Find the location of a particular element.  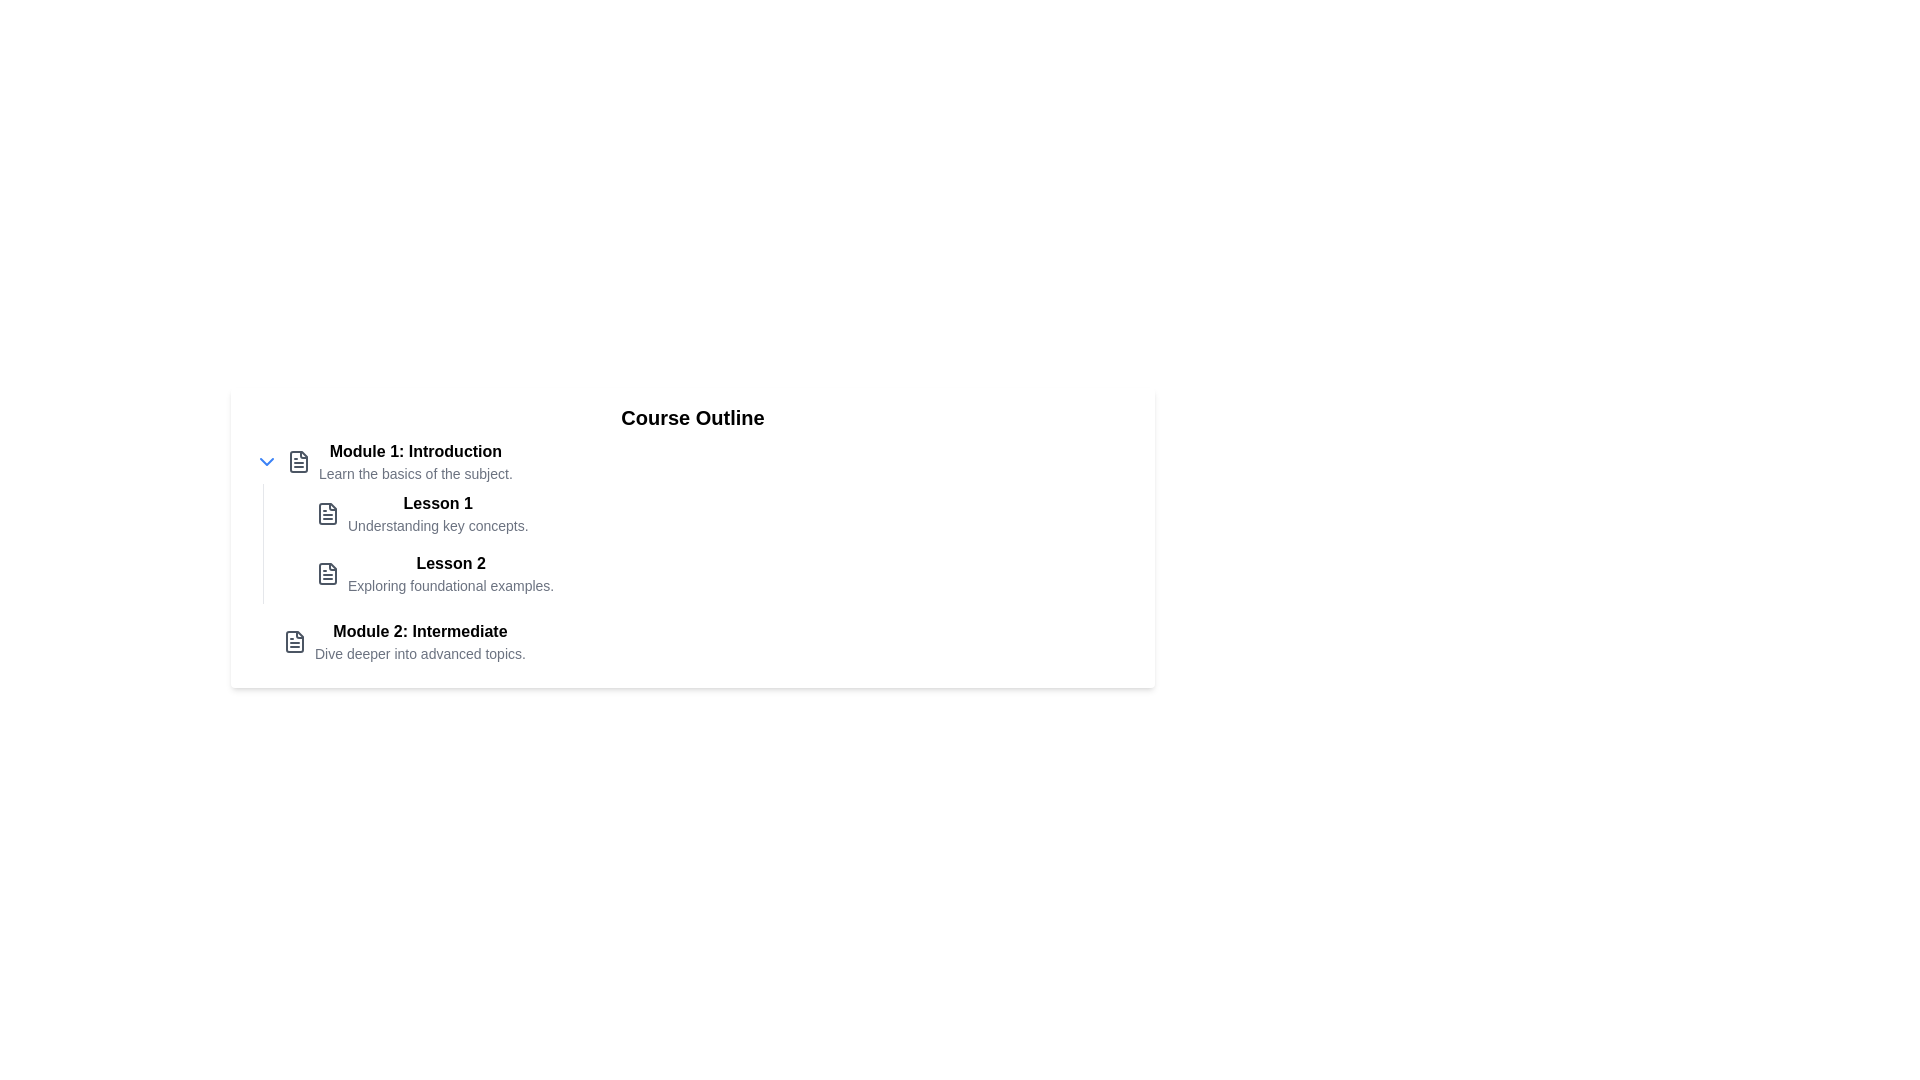

the text label titled 'Module 1: Introduction' is located at coordinates (414, 451).